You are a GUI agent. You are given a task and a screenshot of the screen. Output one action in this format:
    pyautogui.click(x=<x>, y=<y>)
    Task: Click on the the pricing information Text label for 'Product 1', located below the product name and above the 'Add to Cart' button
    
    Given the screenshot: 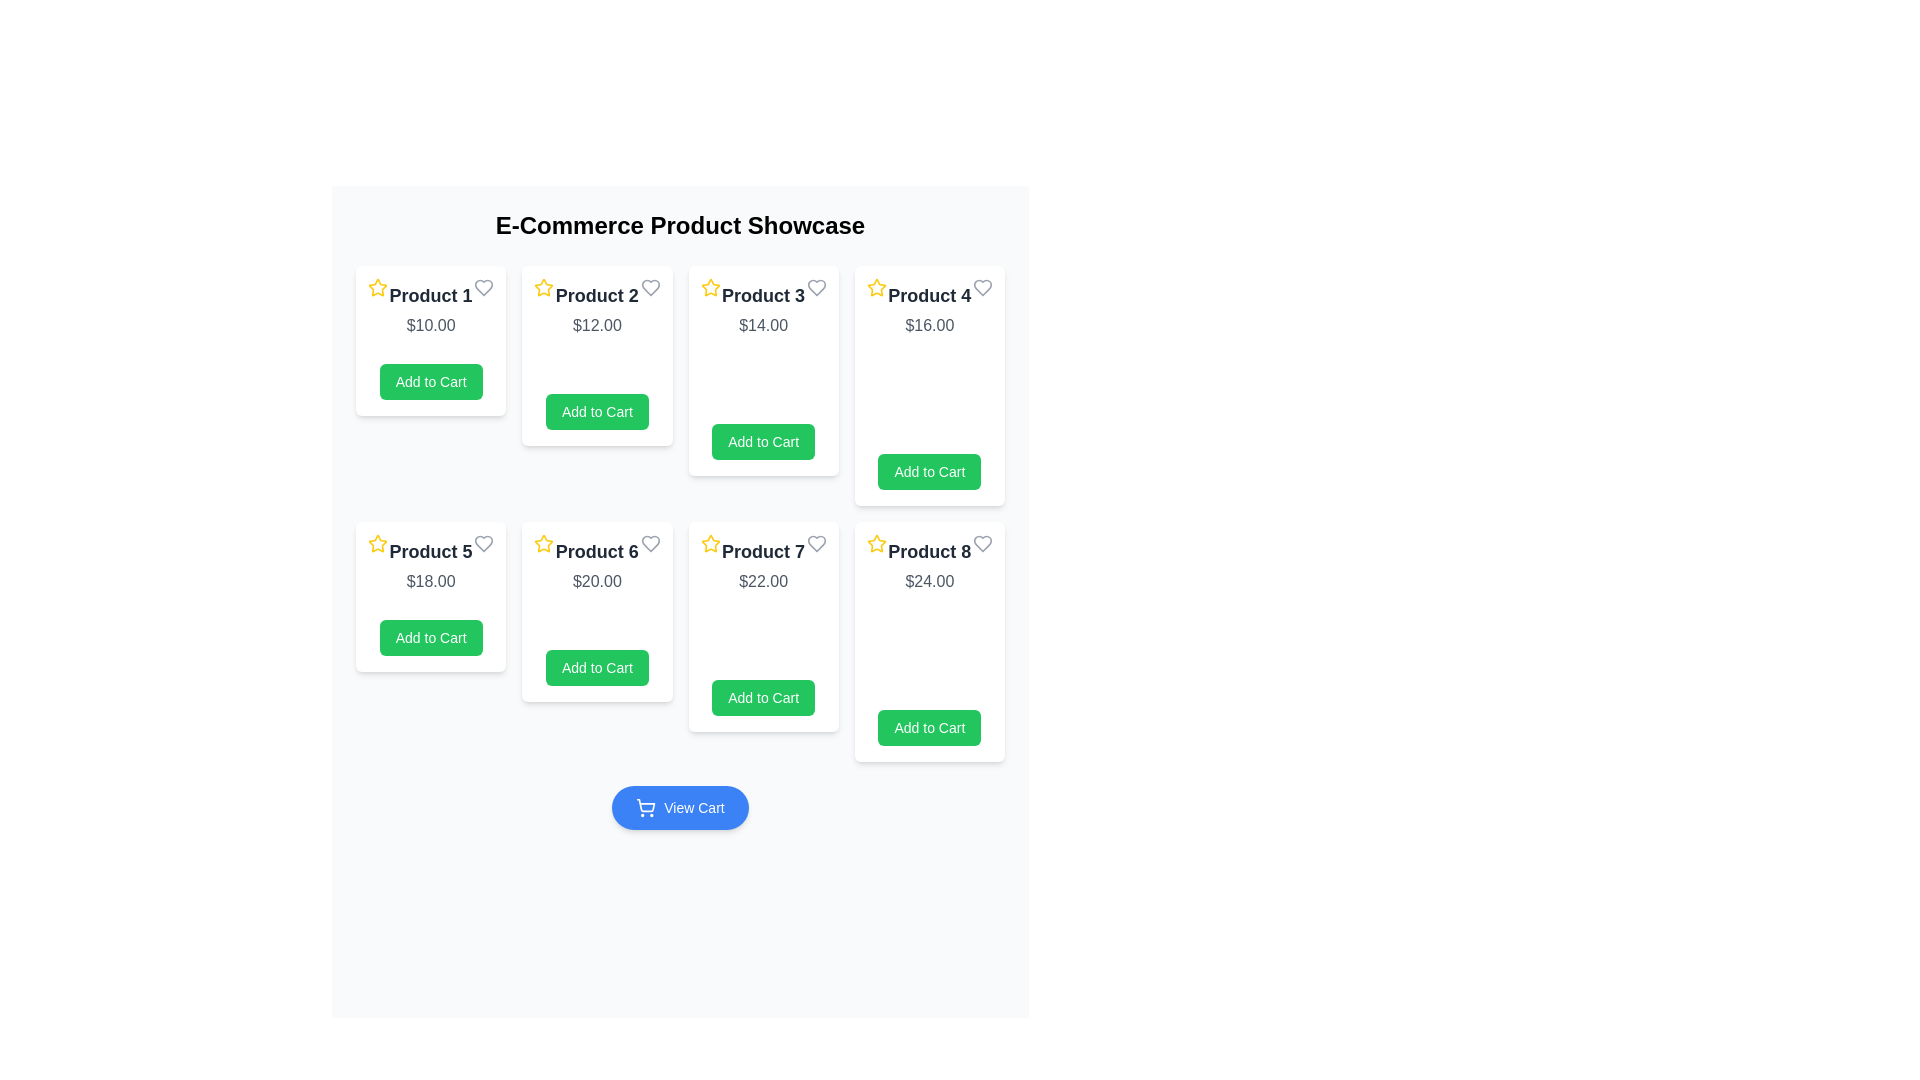 What is the action you would take?
    pyautogui.click(x=430, y=325)
    